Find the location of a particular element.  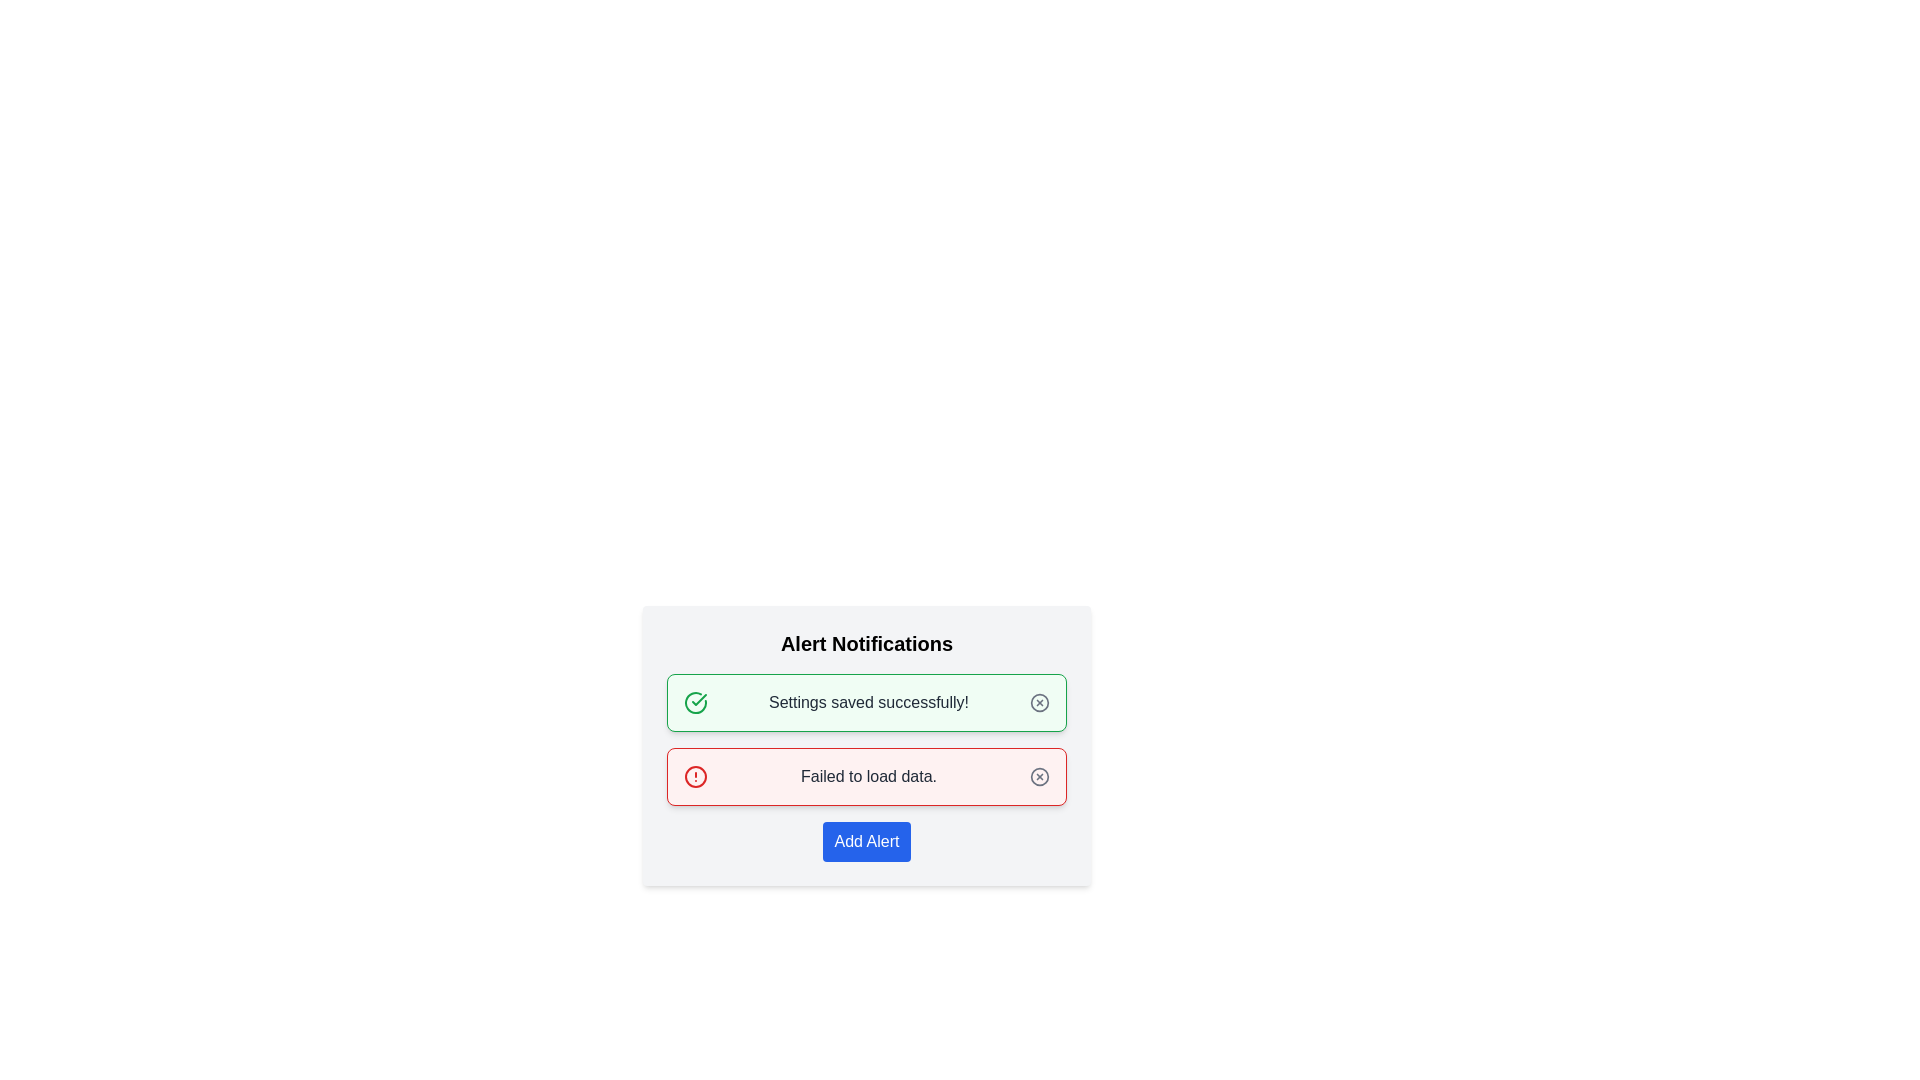

the graphical icon that signifies a positive confirmation within the green alert box displaying 'Settings saved successfully!' is located at coordinates (696, 701).